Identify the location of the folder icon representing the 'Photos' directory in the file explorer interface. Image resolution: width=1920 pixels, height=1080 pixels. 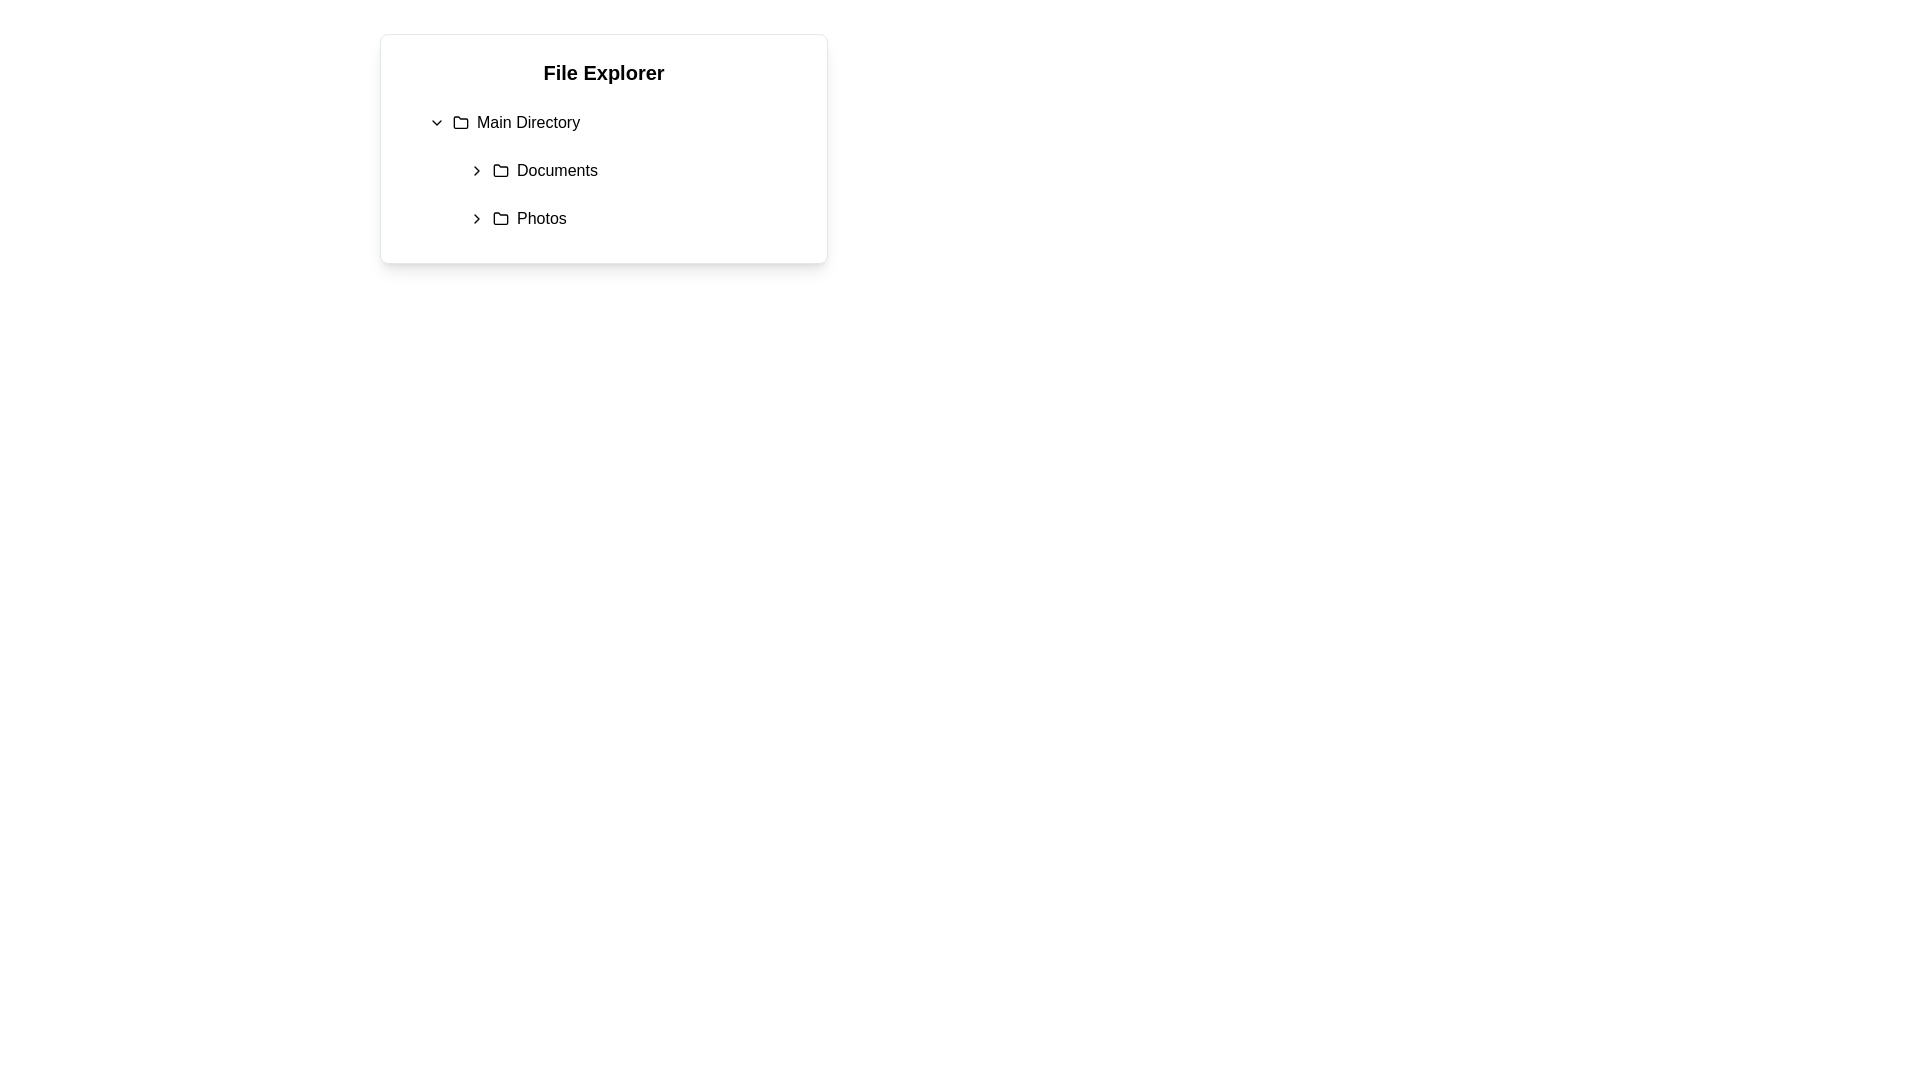
(500, 219).